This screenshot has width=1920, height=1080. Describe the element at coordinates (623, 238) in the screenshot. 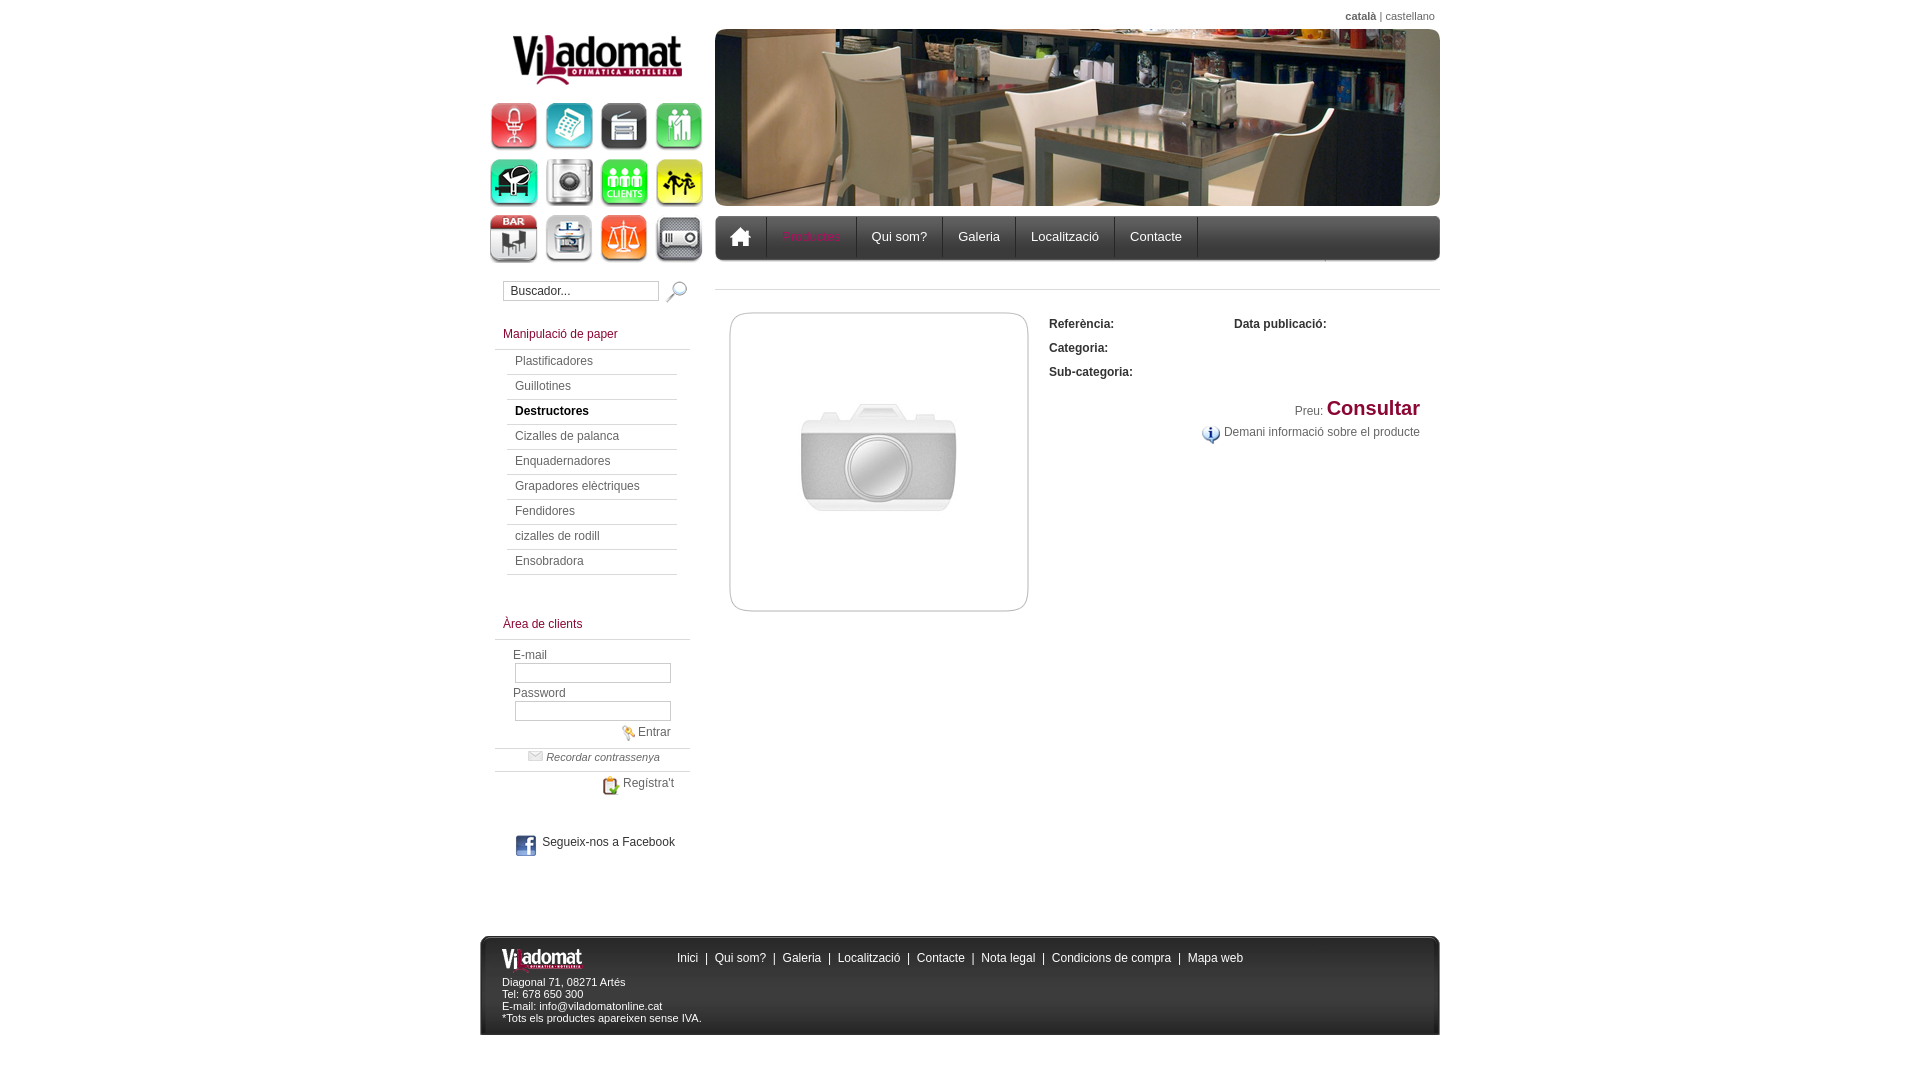

I see `'Balances comercials'` at that location.